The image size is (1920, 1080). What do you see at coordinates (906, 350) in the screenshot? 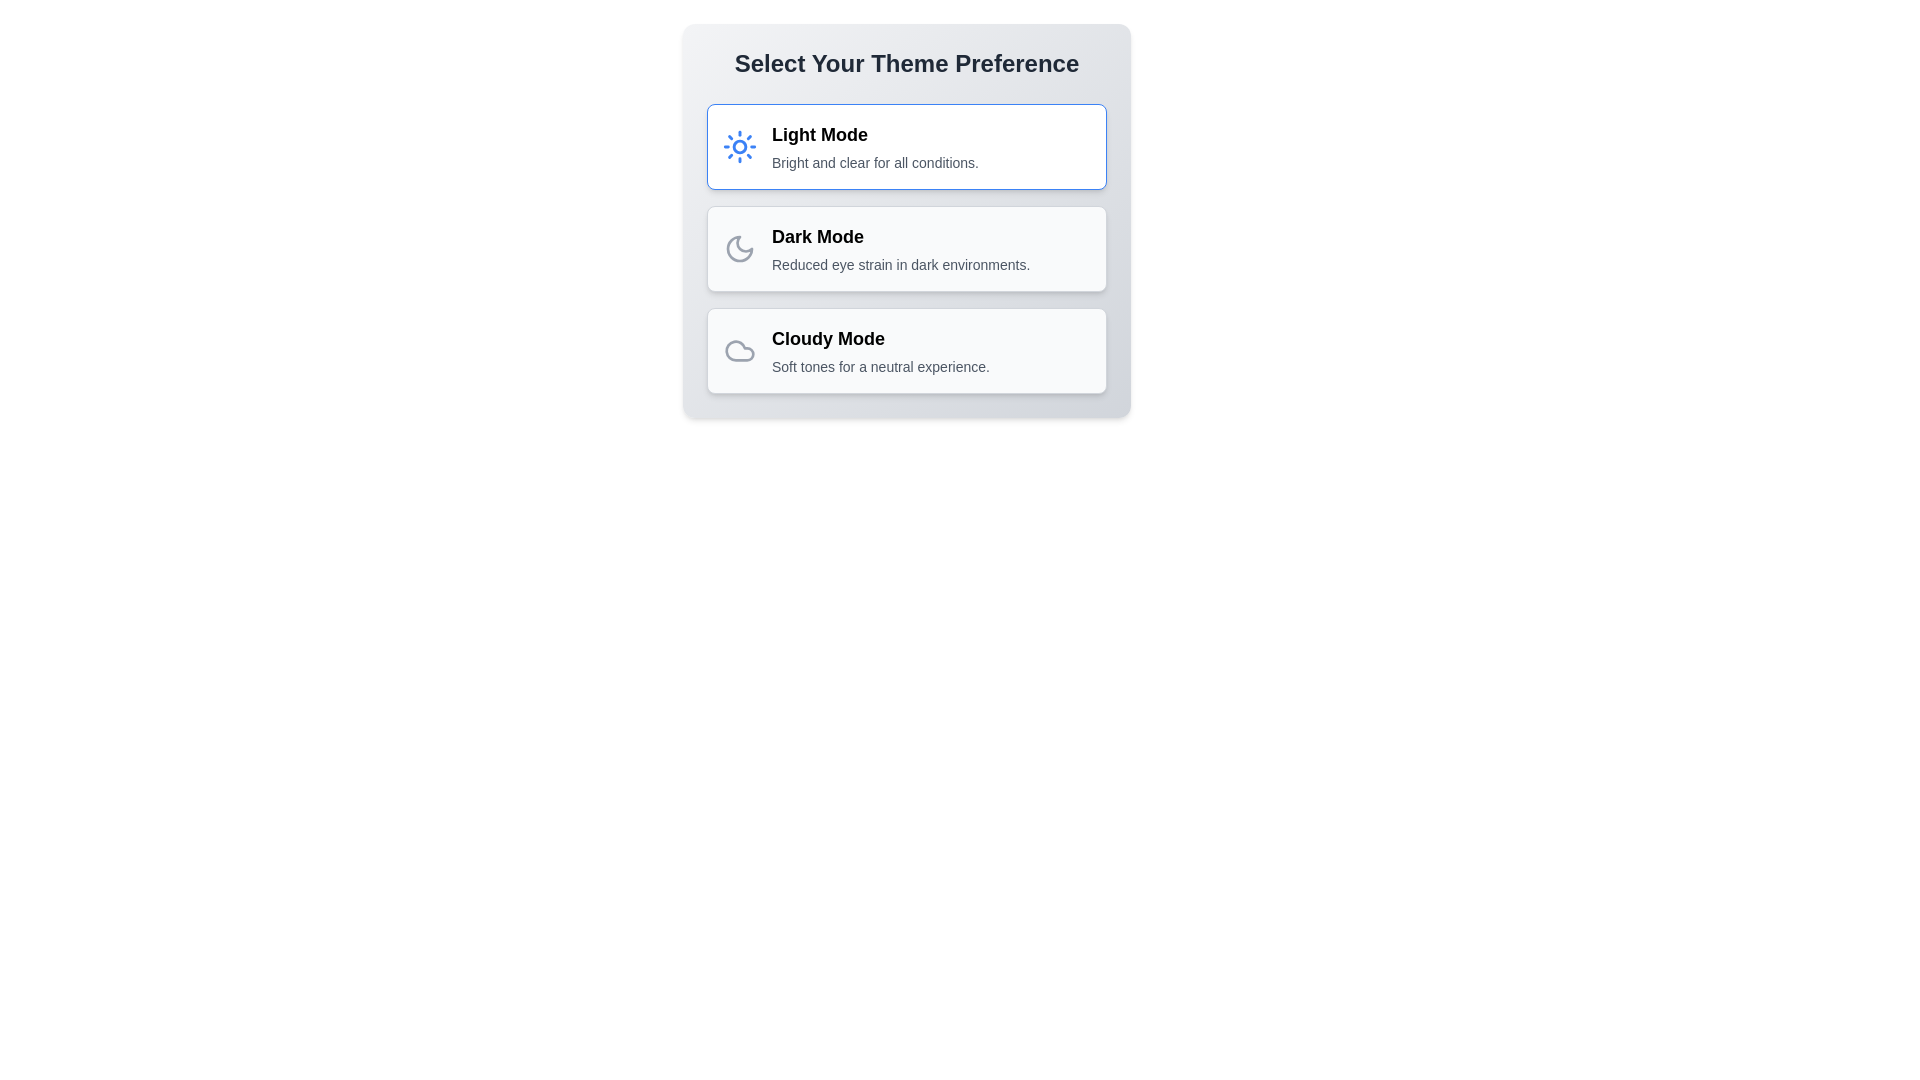
I see `the 'Cloudy Mode' selectable card` at bounding box center [906, 350].